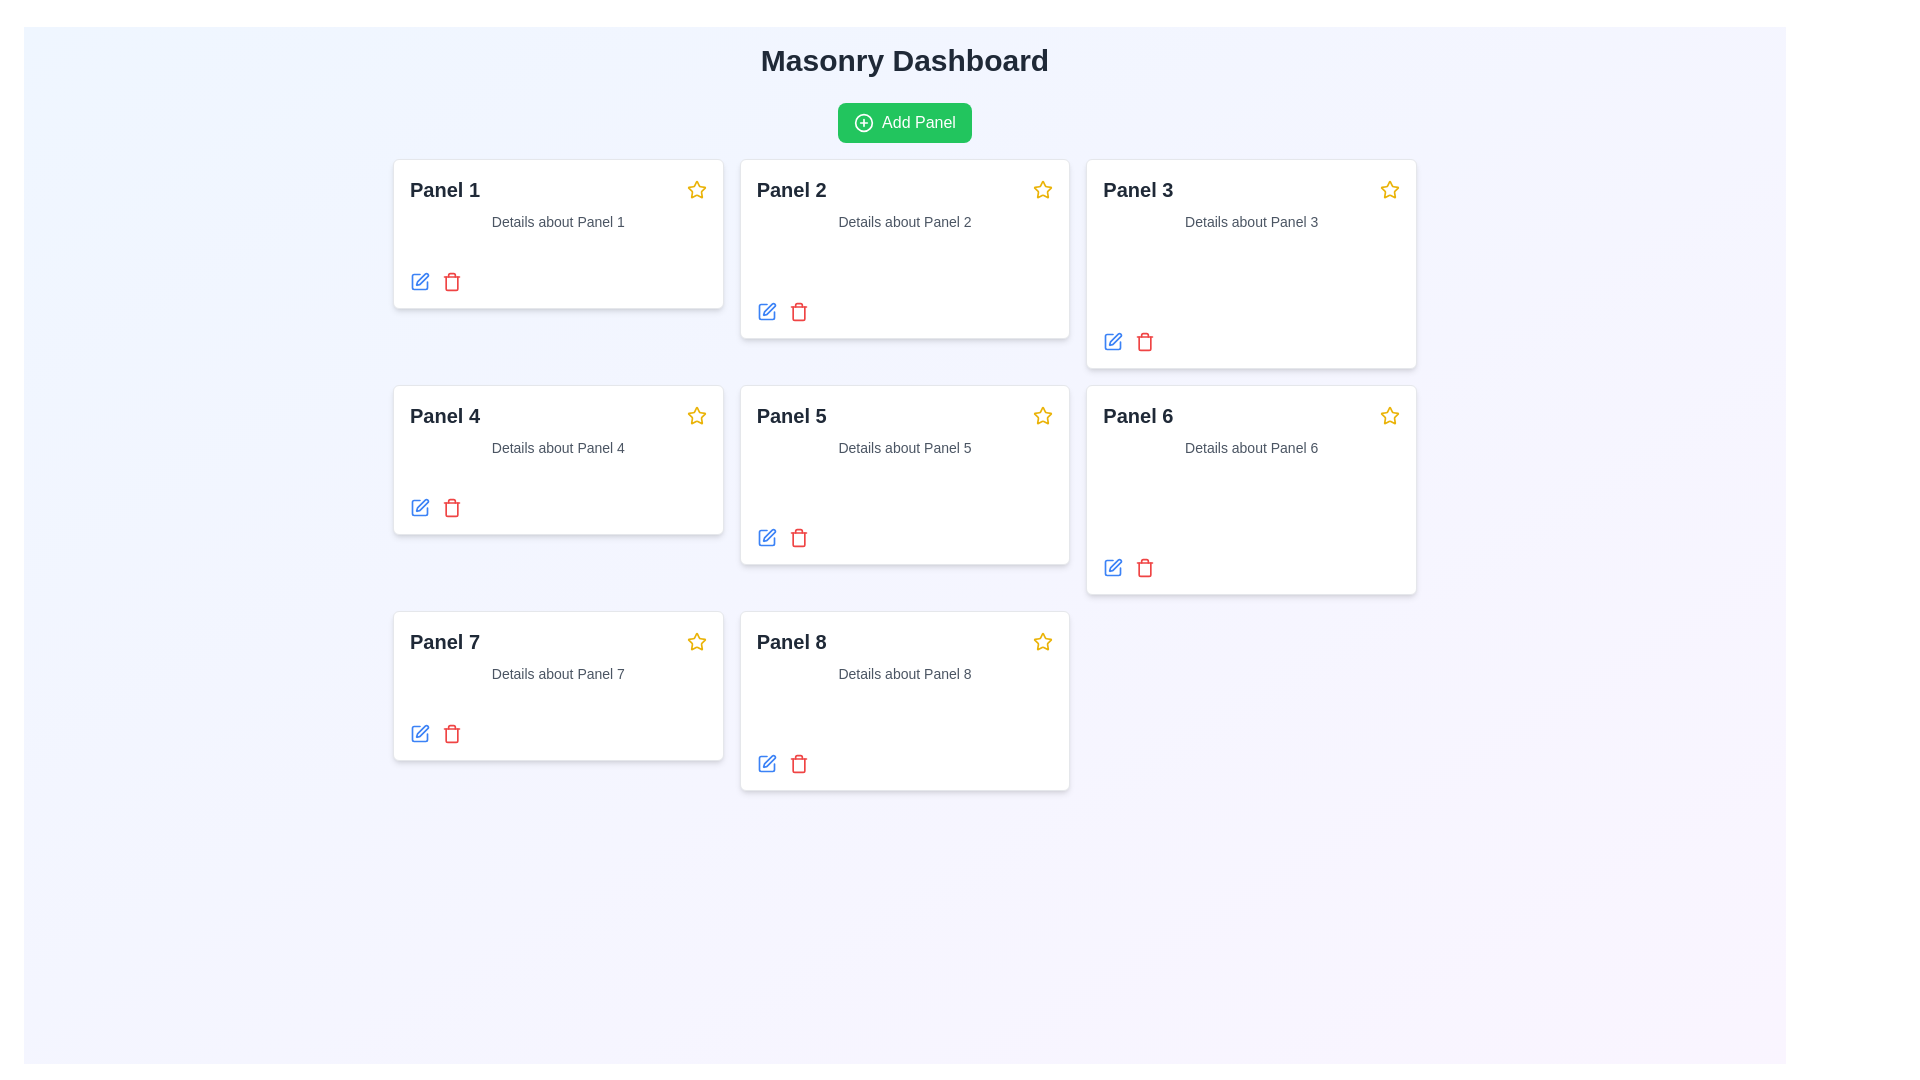 This screenshot has height=1080, width=1920. I want to click on the Text label that serves as the title for 'Panel 6' located in the second column and second row of the Masonry Dashboard, so click(1138, 415).